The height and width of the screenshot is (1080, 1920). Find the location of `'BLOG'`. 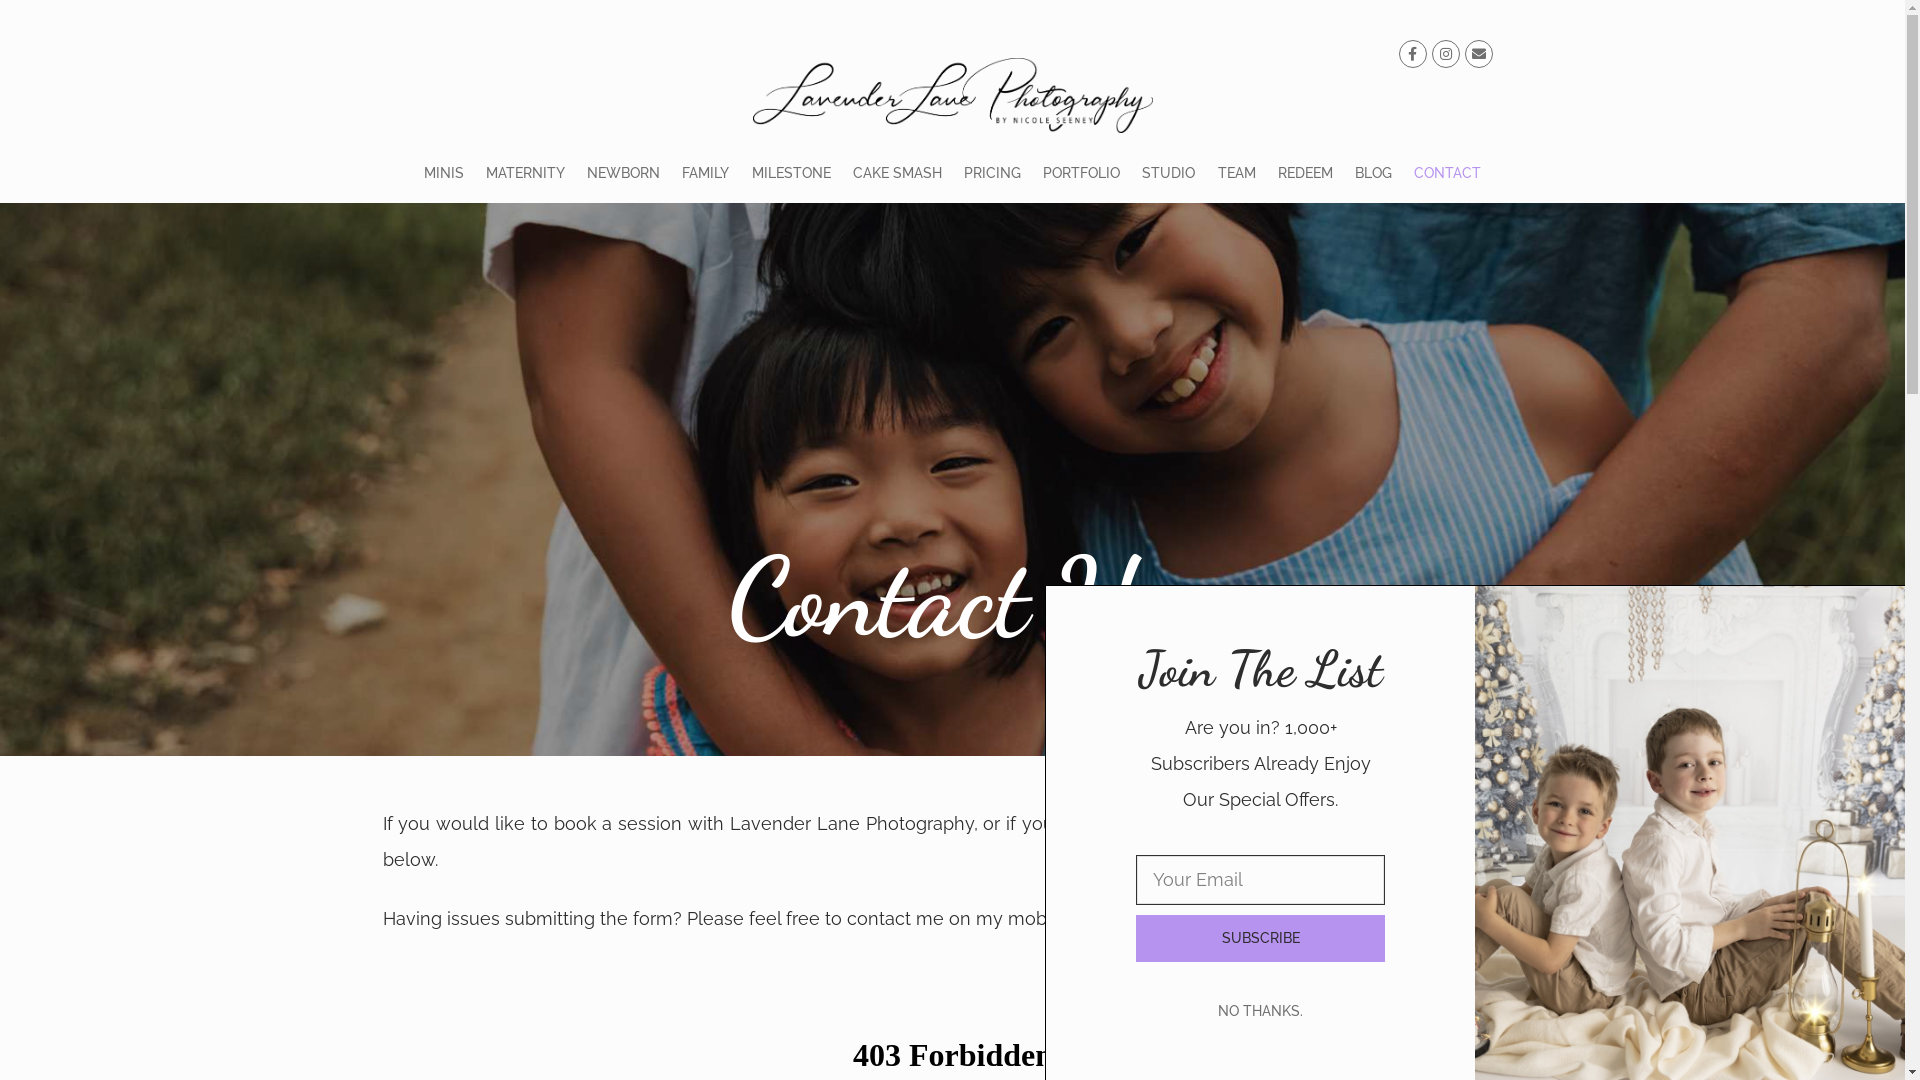

'BLOG' is located at coordinates (1372, 172).